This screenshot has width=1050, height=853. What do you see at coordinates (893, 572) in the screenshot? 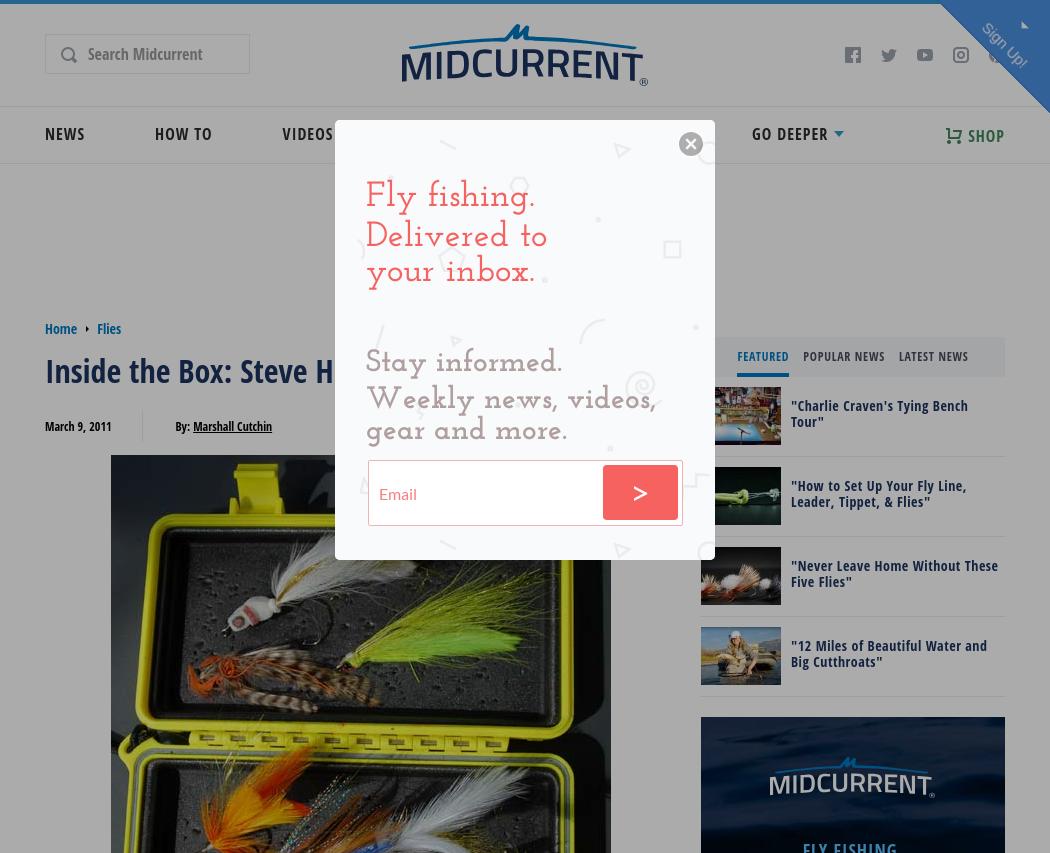
I see `'"Never Leave Home Without These Five Flies"'` at bounding box center [893, 572].